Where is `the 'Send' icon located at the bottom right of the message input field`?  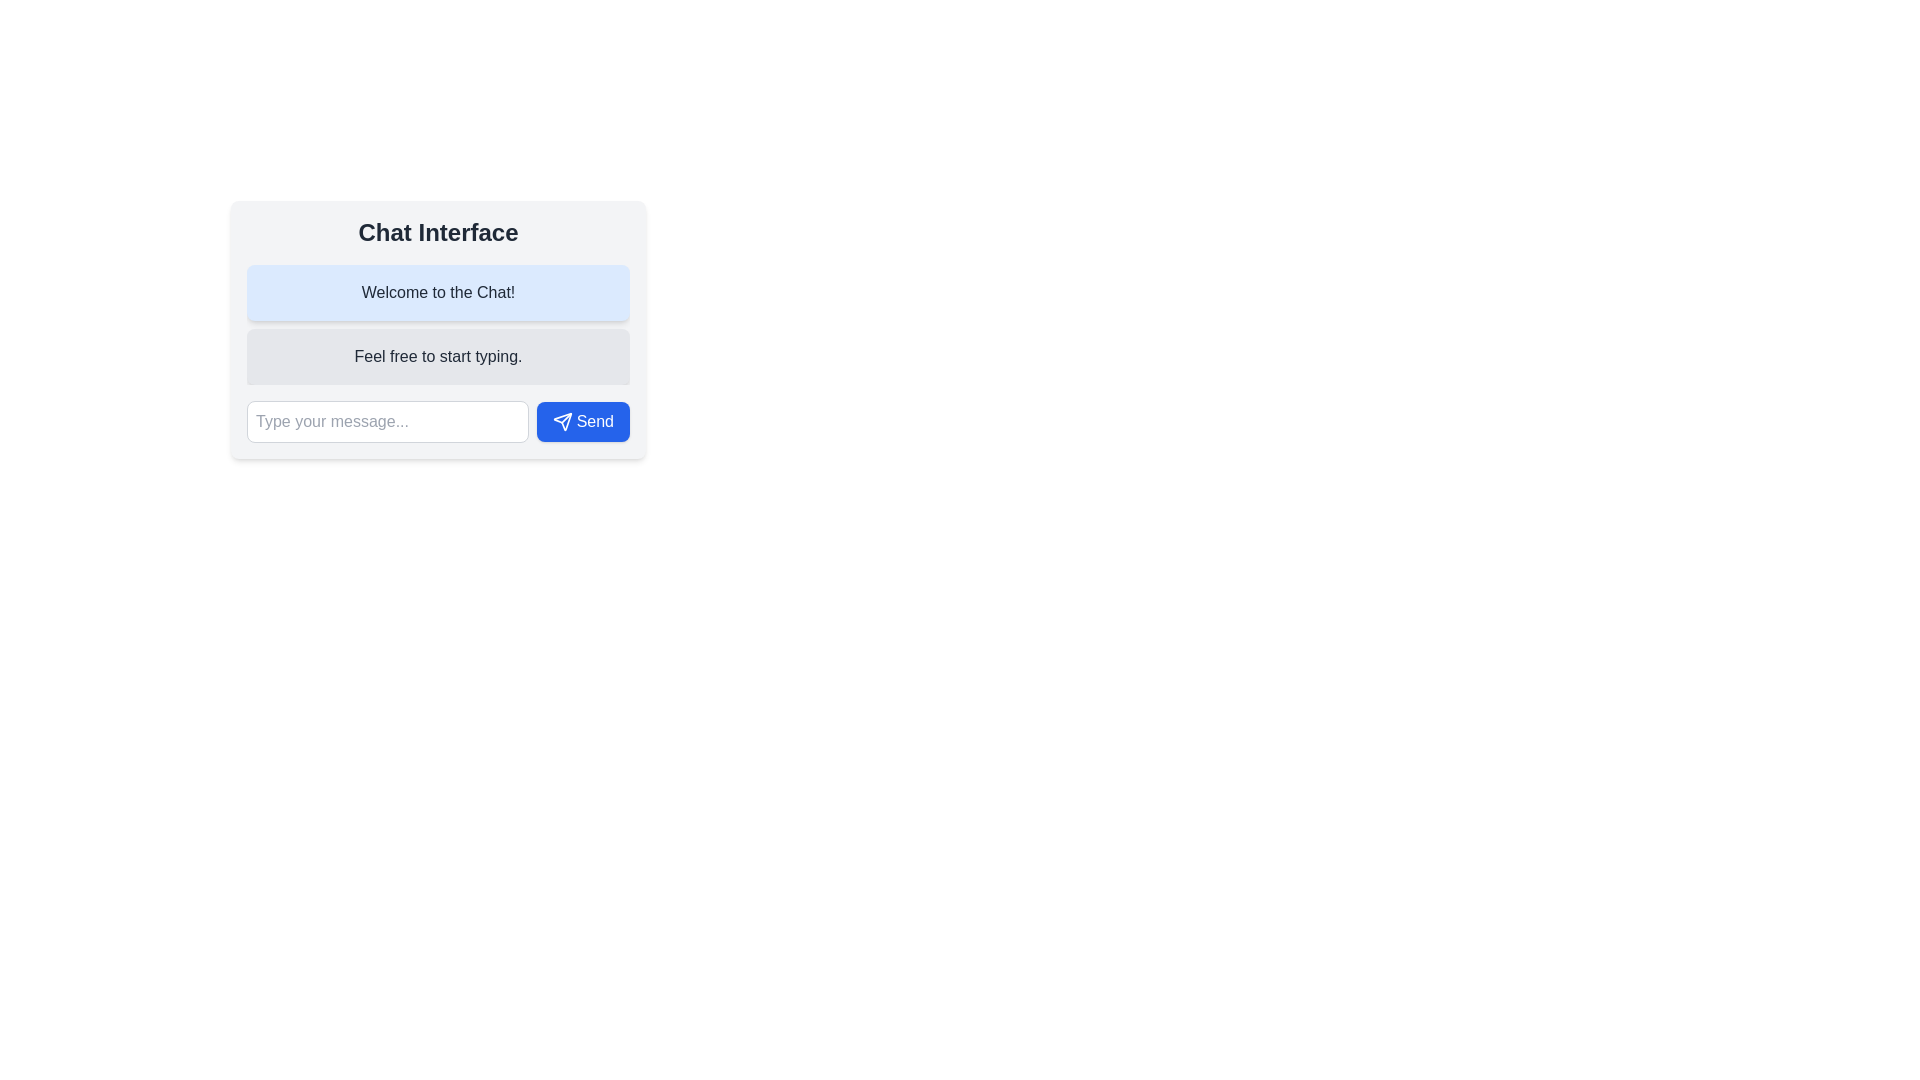 the 'Send' icon located at the bottom right of the message input field is located at coordinates (561, 420).